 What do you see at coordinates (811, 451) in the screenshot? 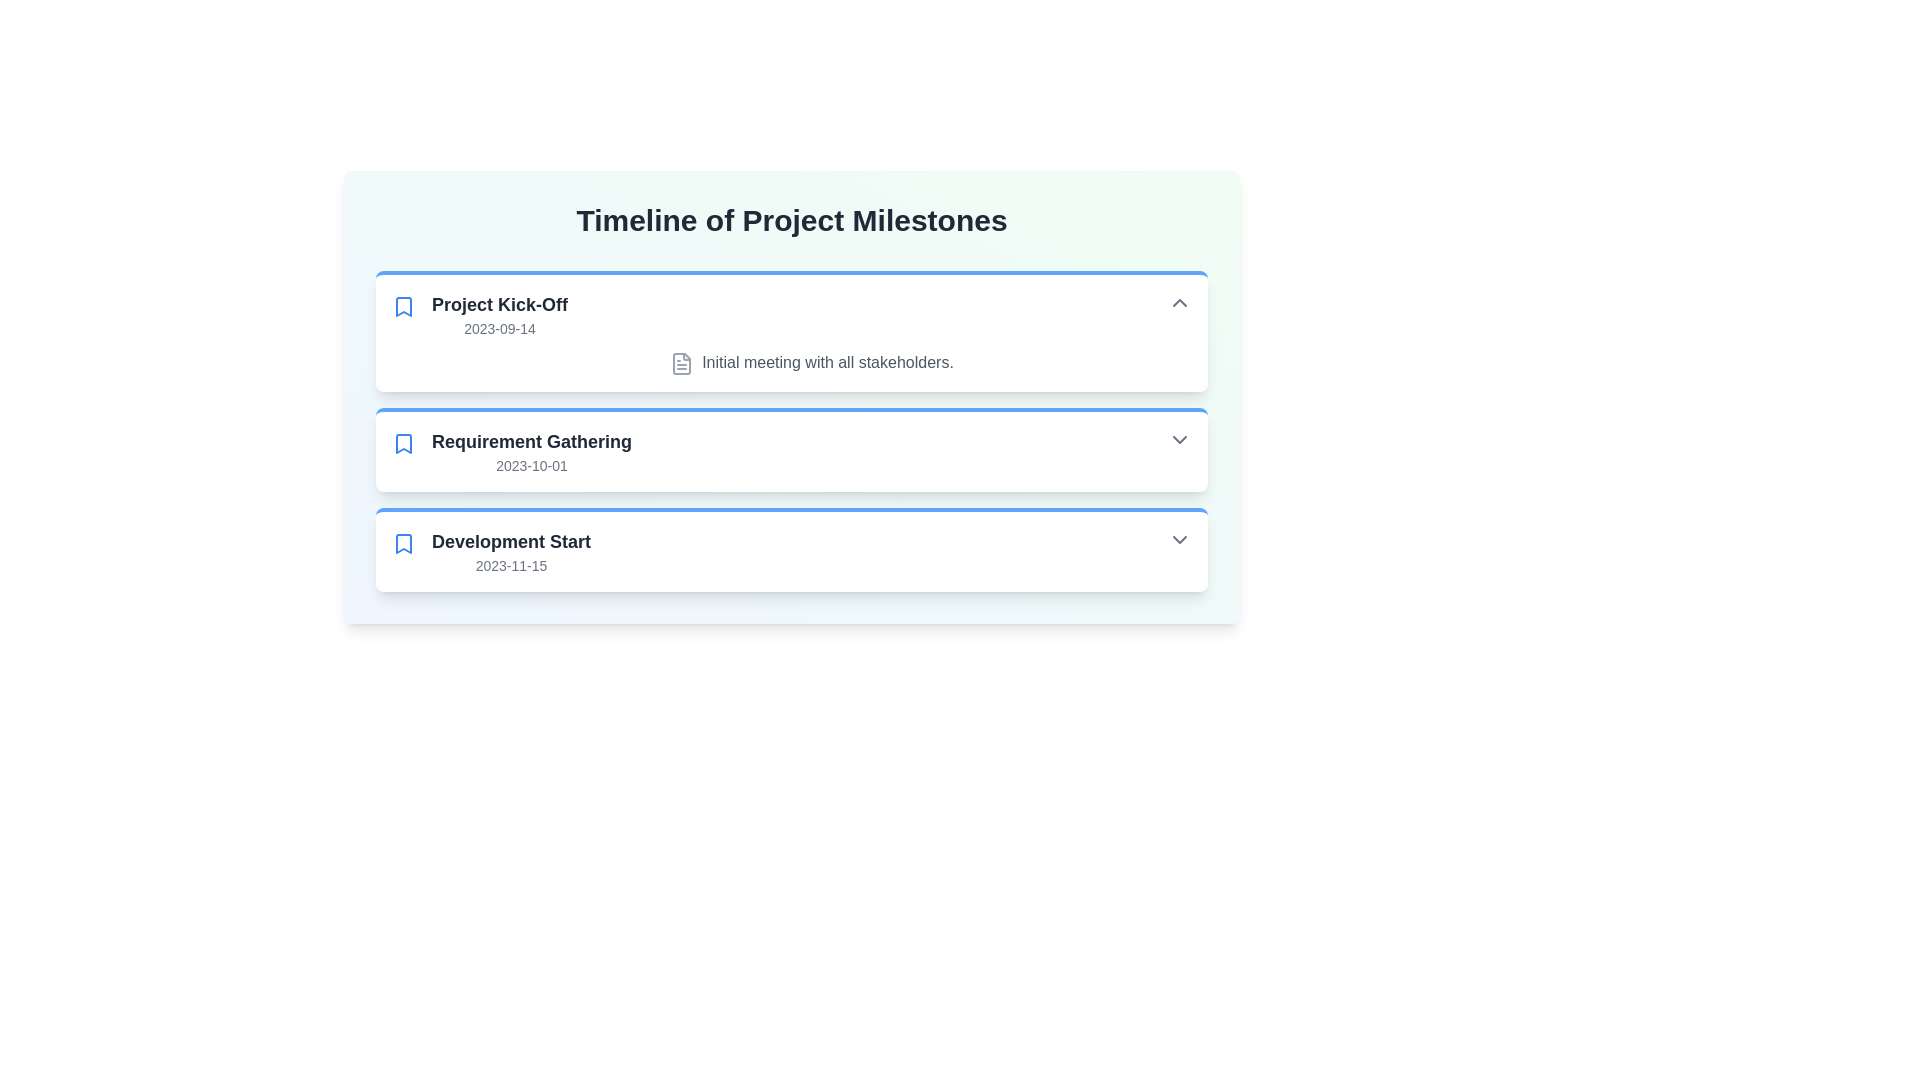
I see `displayed milestone information for the 'Requirement Gathering' section in the collapsible list, which includes the title styled in bold dark gray and the date '2023-10-01' in light gray` at bounding box center [811, 451].